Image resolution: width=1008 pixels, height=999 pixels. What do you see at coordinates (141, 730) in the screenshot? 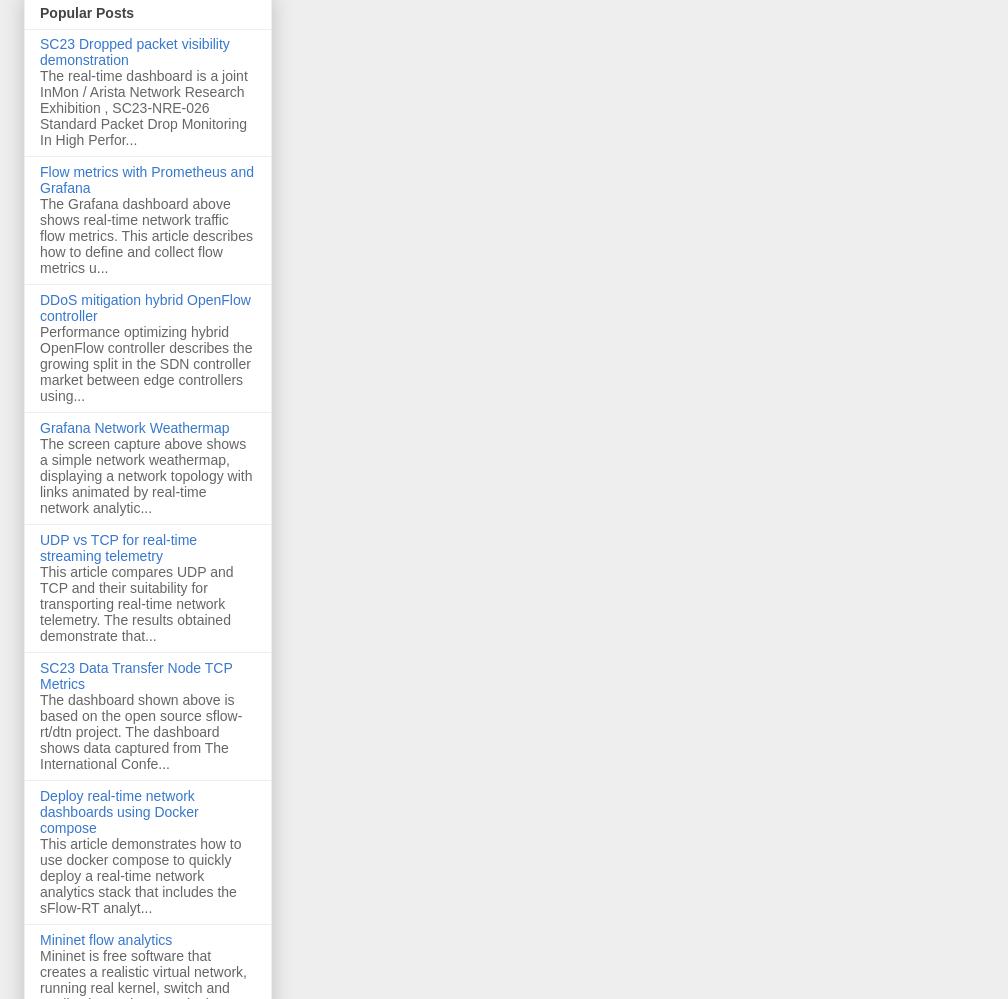
I see `'The dashboard shown above is based on the open source sflow-rt/dtn  project. The dashboard shows data captured from The International Confe...'` at bounding box center [141, 730].